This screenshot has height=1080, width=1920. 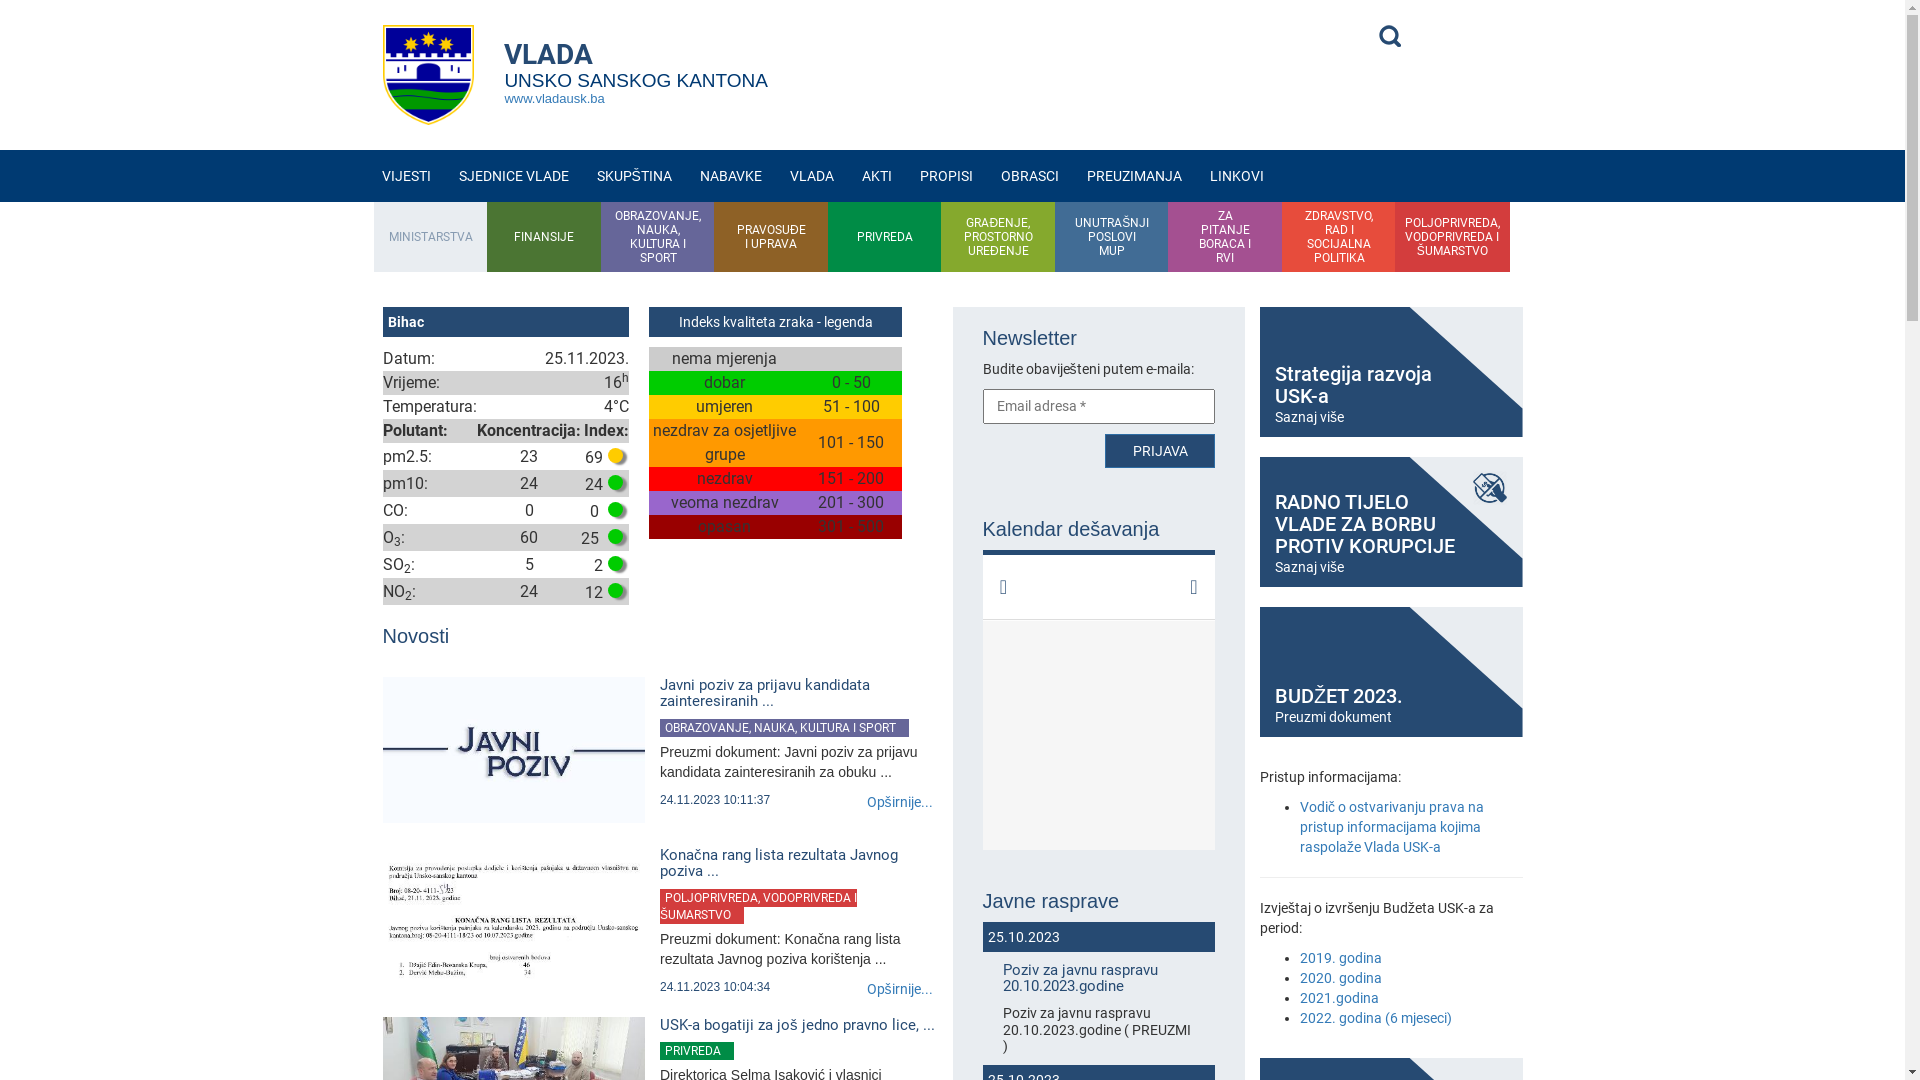 What do you see at coordinates (686, 175) in the screenshot?
I see `'NABAVKE'` at bounding box center [686, 175].